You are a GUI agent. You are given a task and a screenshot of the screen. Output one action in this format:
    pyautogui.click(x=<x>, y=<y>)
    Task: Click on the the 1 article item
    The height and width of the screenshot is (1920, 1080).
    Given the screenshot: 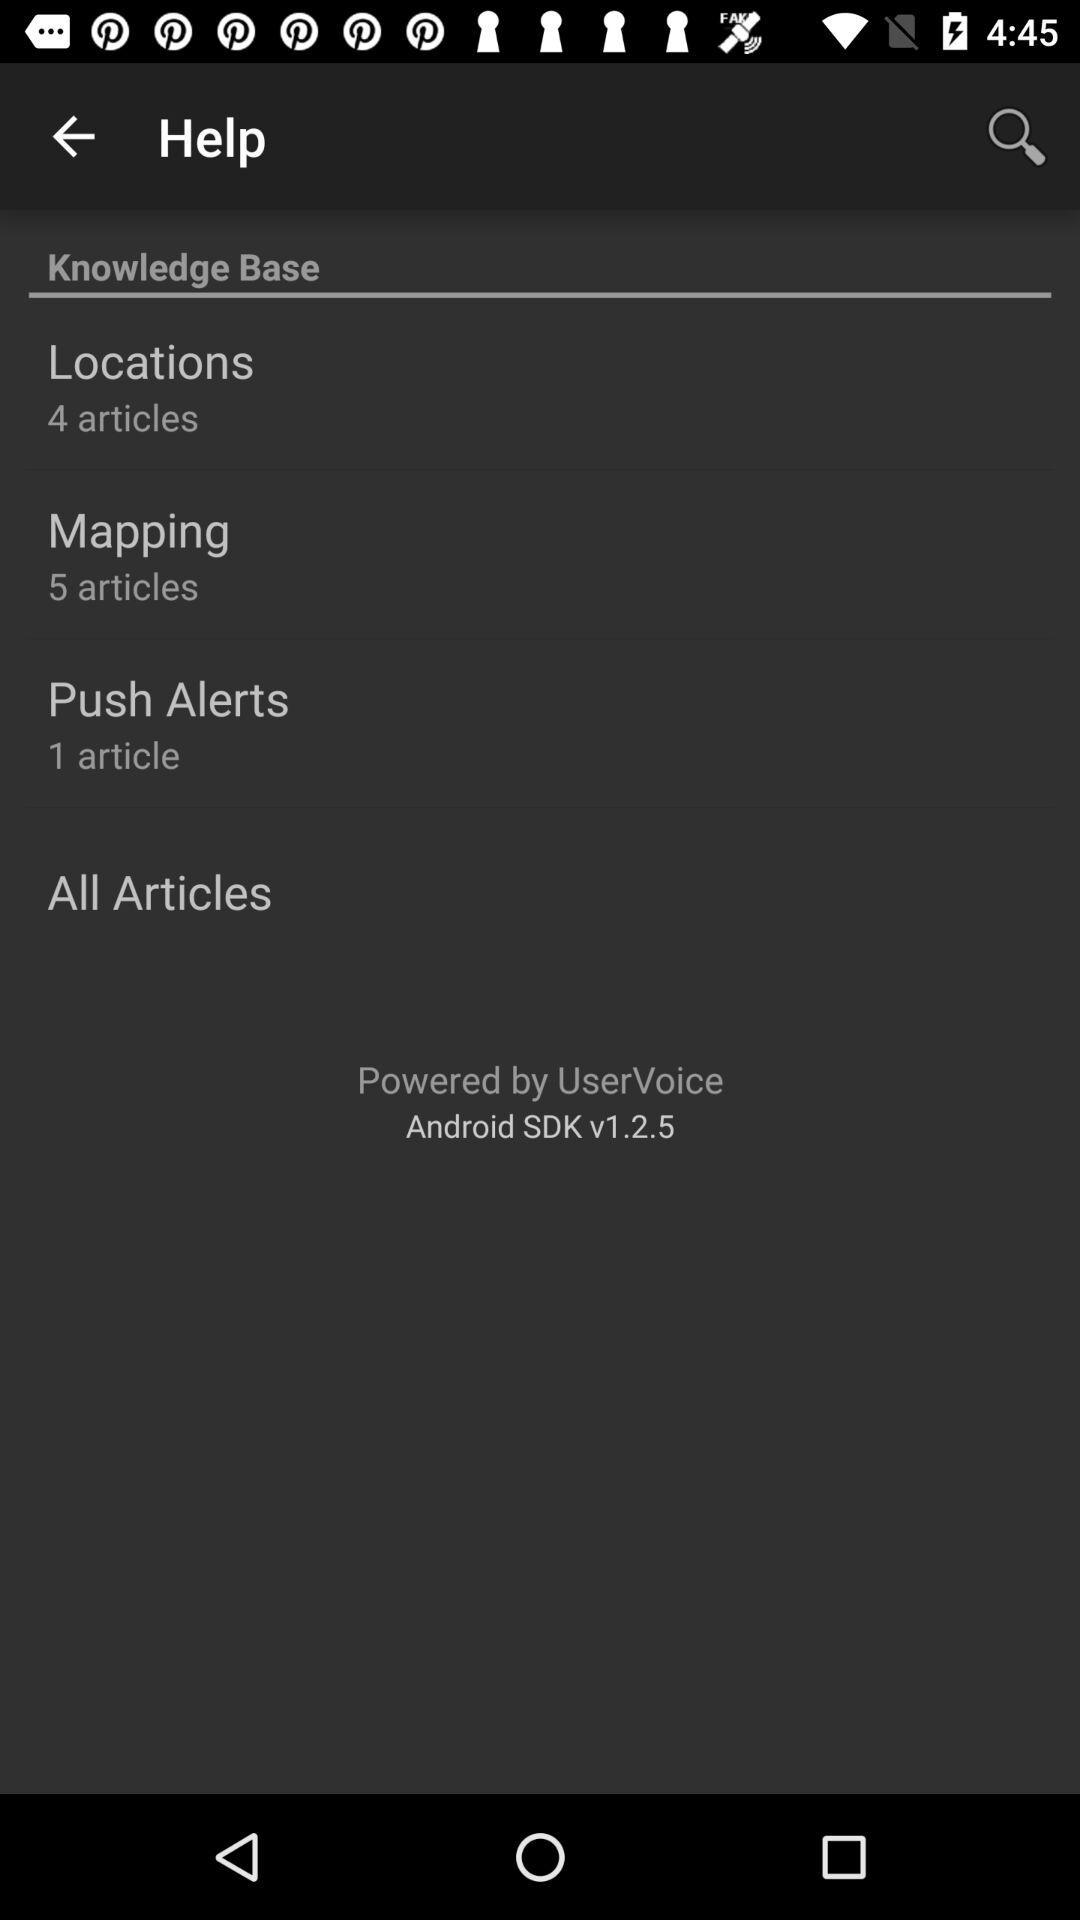 What is the action you would take?
    pyautogui.click(x=113, y=753)
    